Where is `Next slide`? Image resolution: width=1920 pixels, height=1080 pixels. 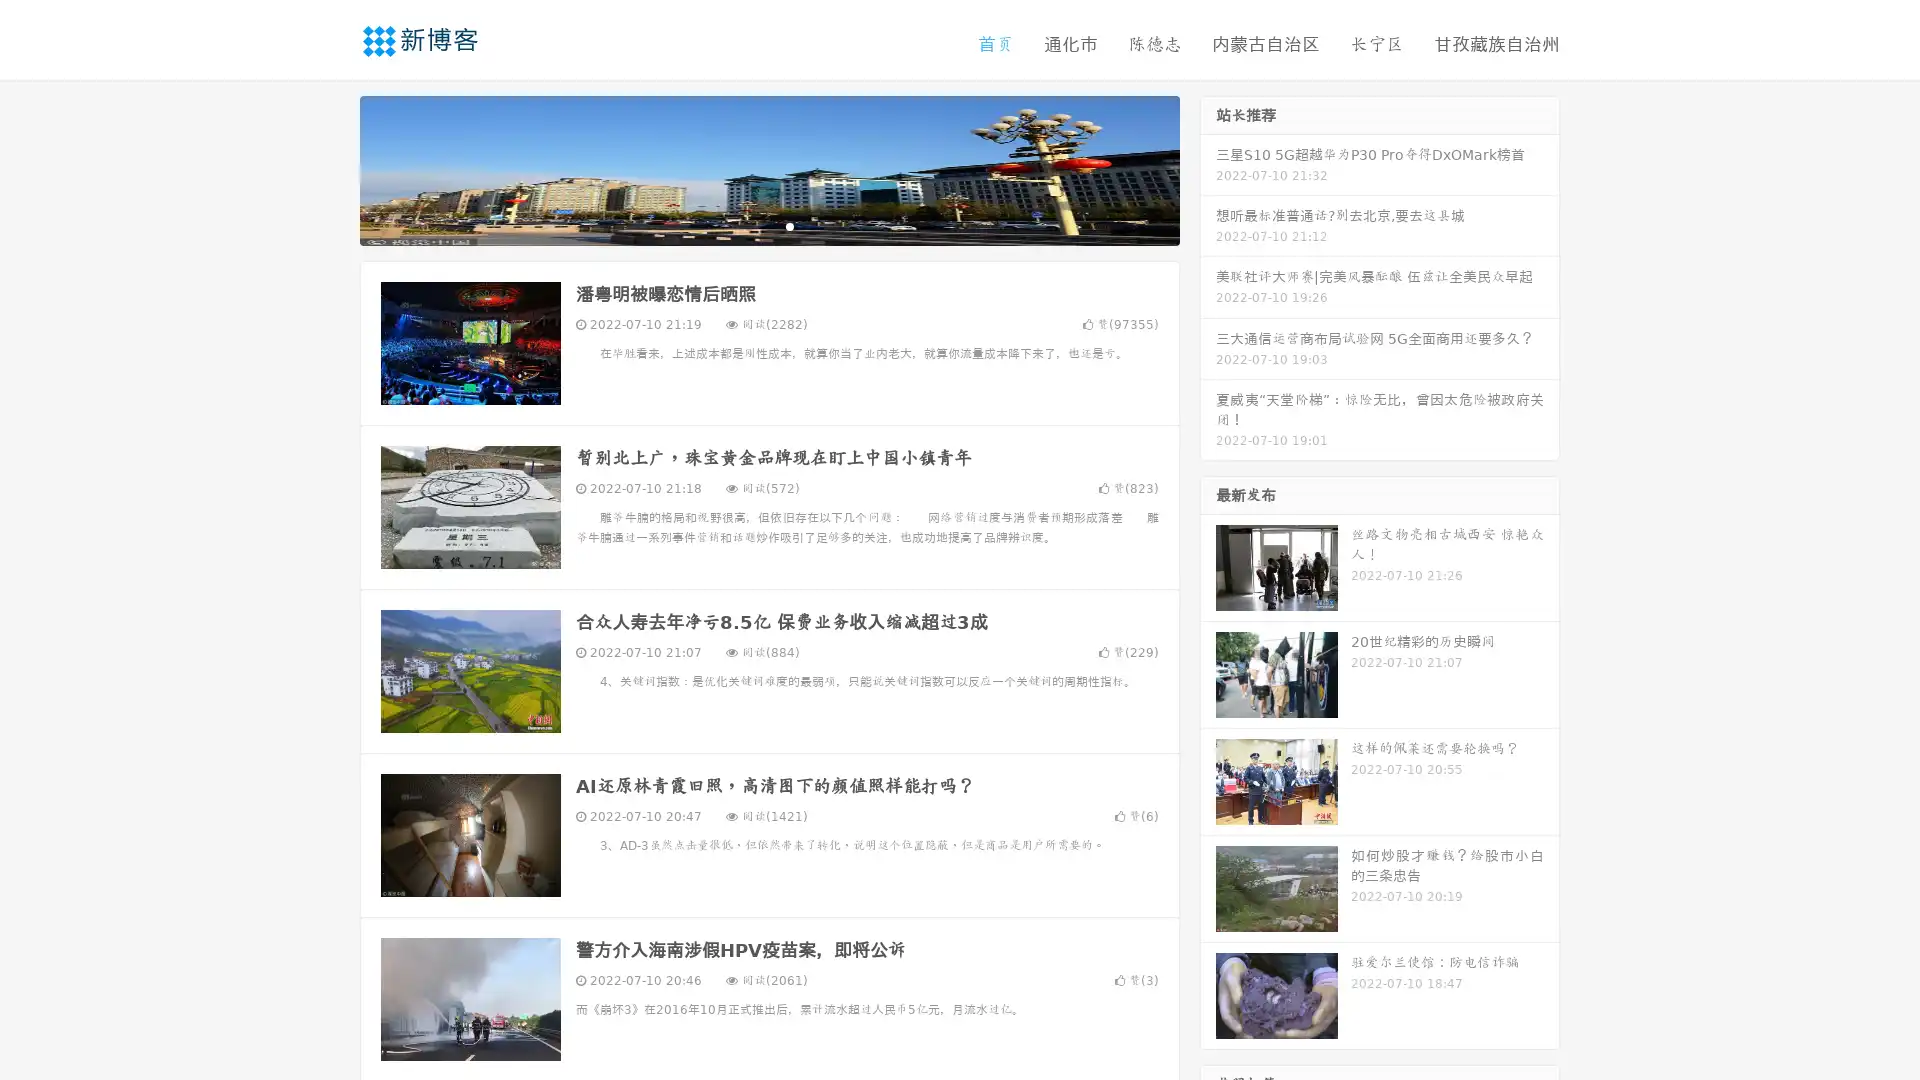
Next slide is located at coordinates (1208, 168).